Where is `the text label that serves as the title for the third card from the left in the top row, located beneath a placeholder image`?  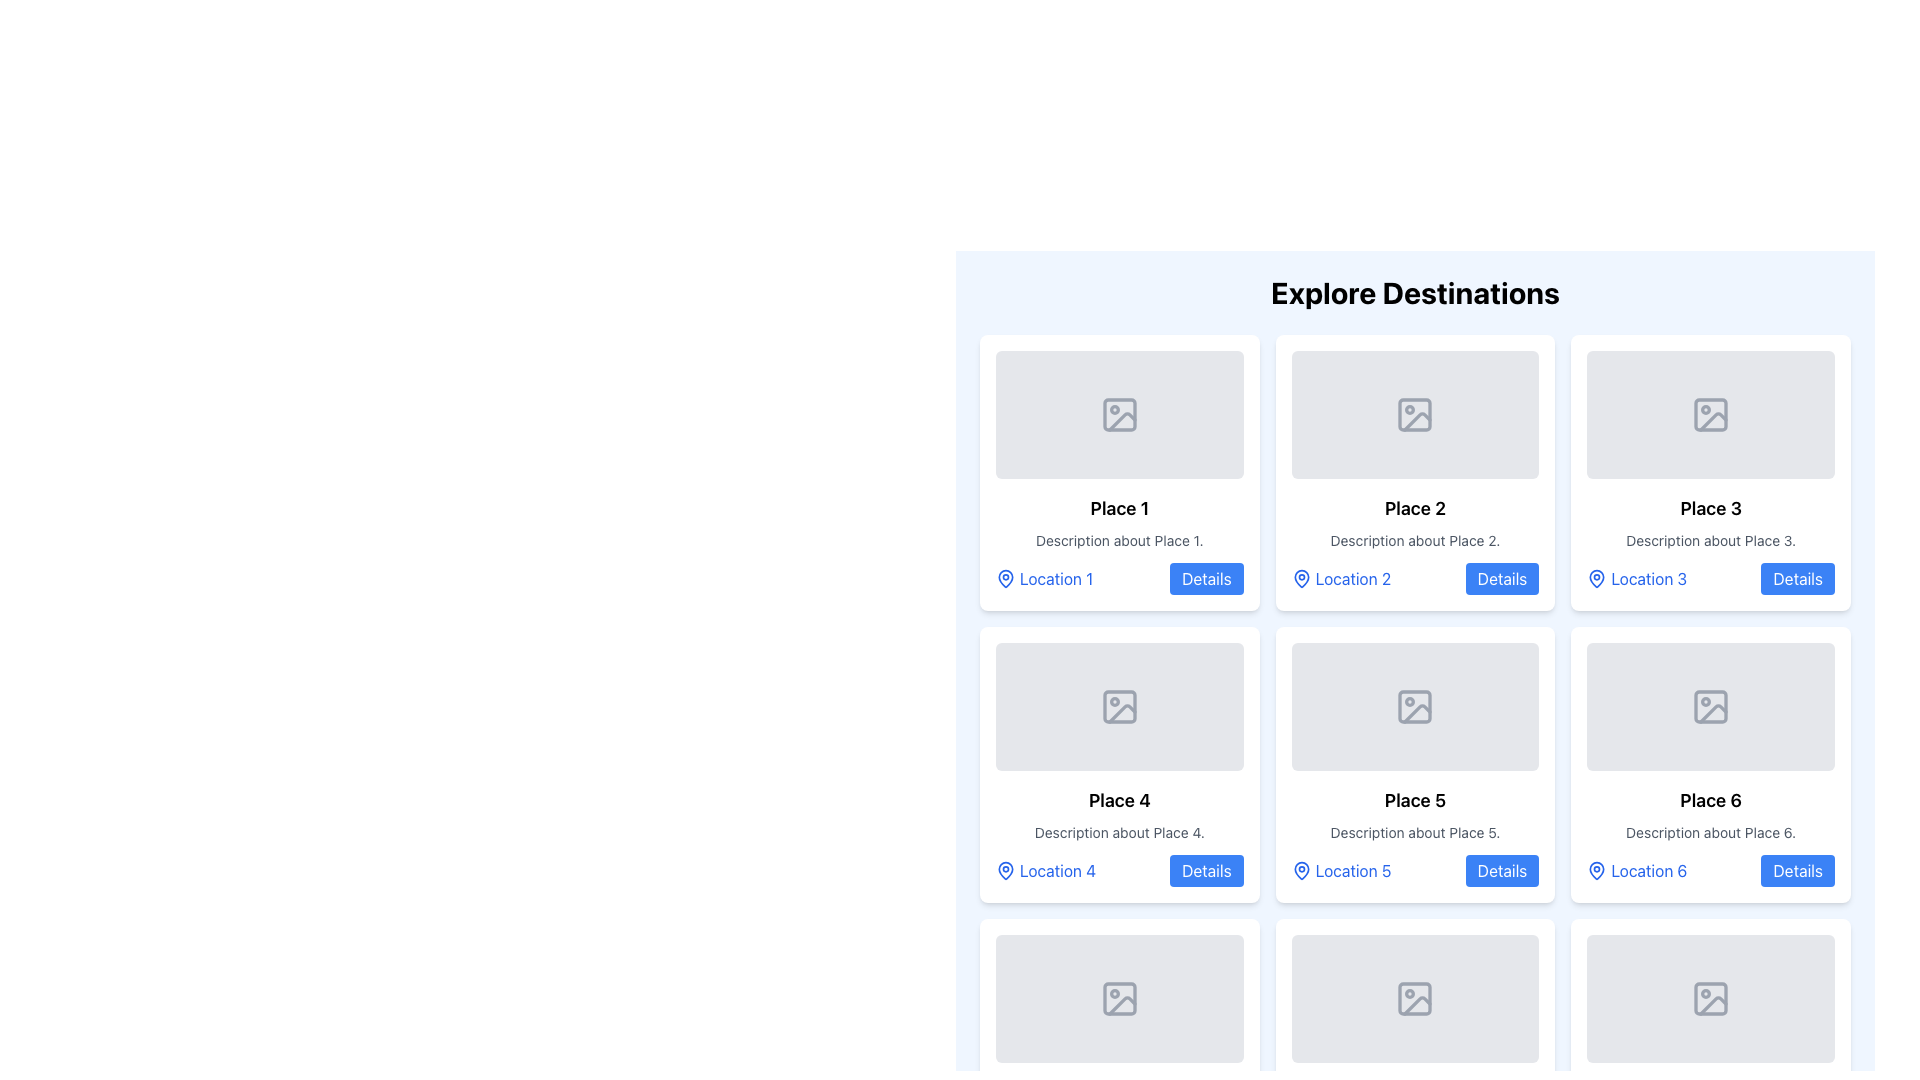 the text label that serves as the title for the third card from the left in the top row, located beneath a placeholder image is located at coordinates (1710, 508).